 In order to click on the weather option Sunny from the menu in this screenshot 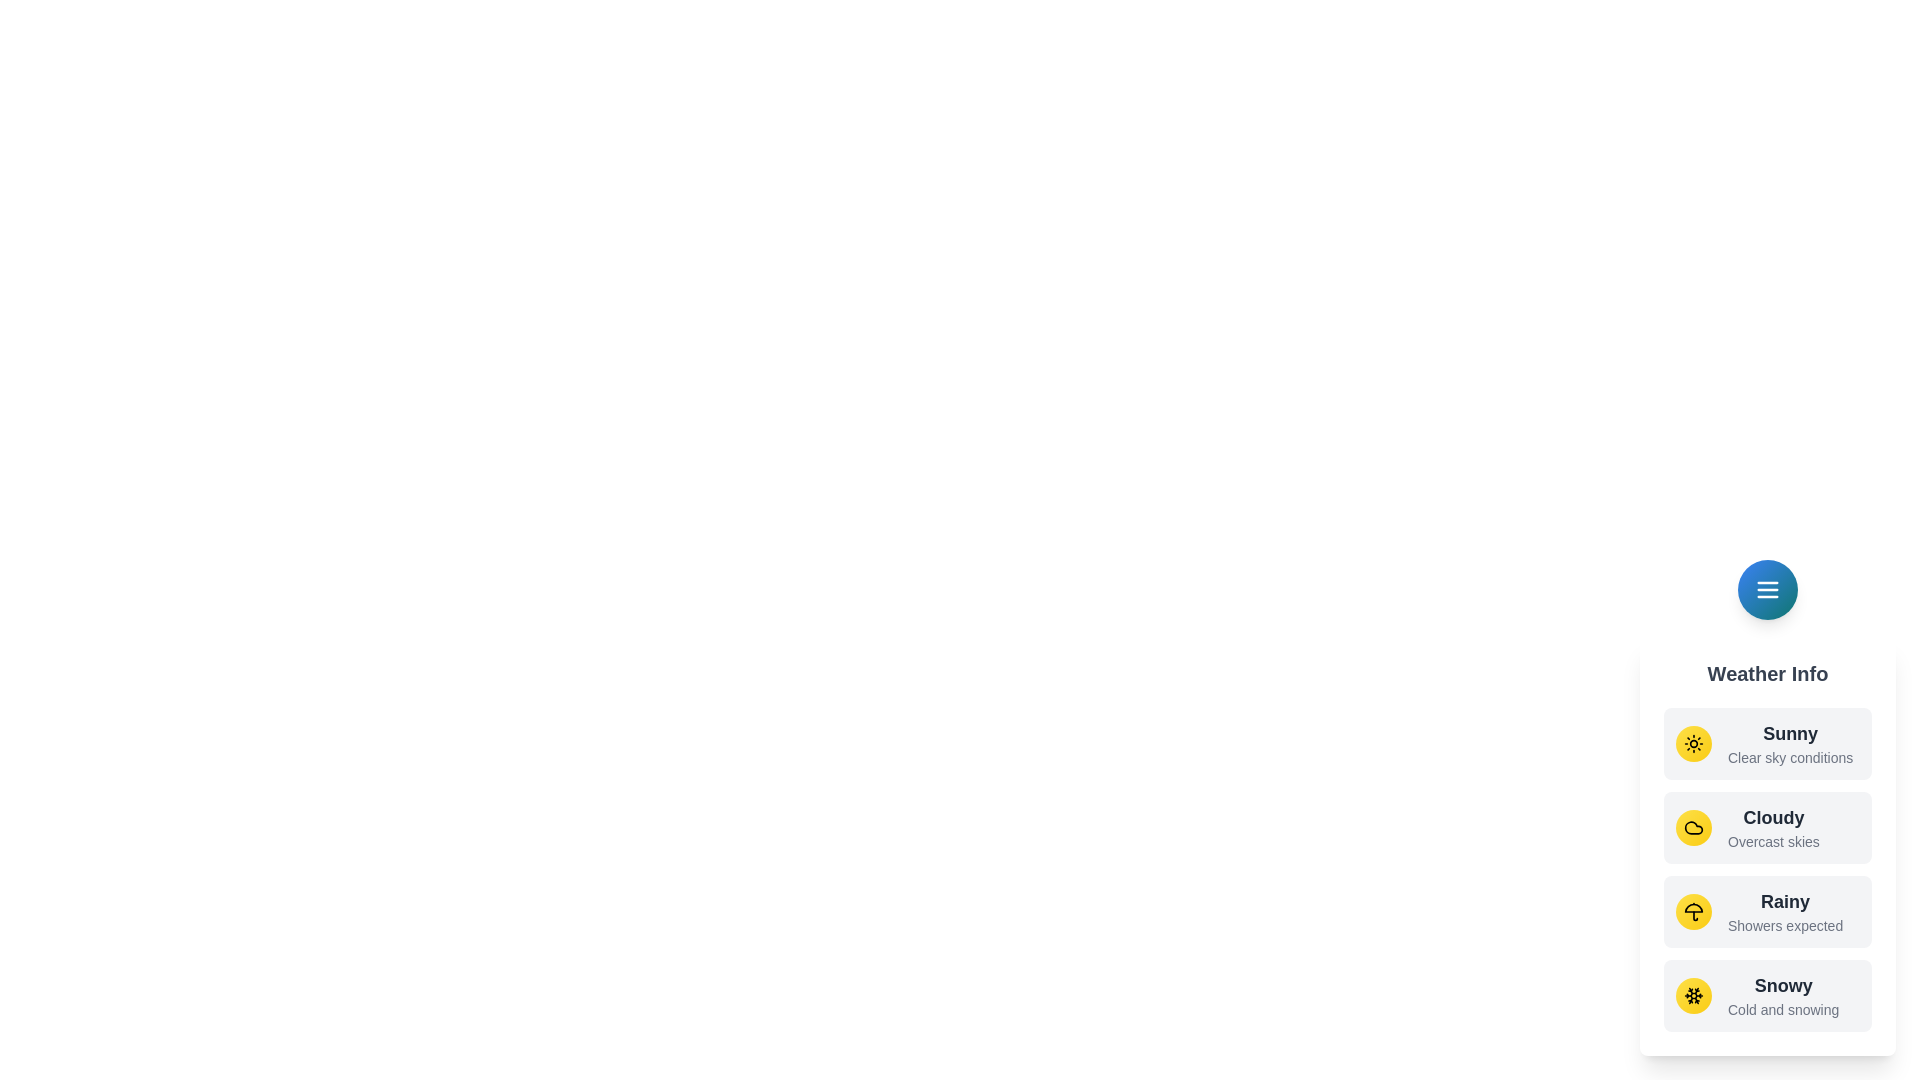, I will do `click(1767, 744)`.